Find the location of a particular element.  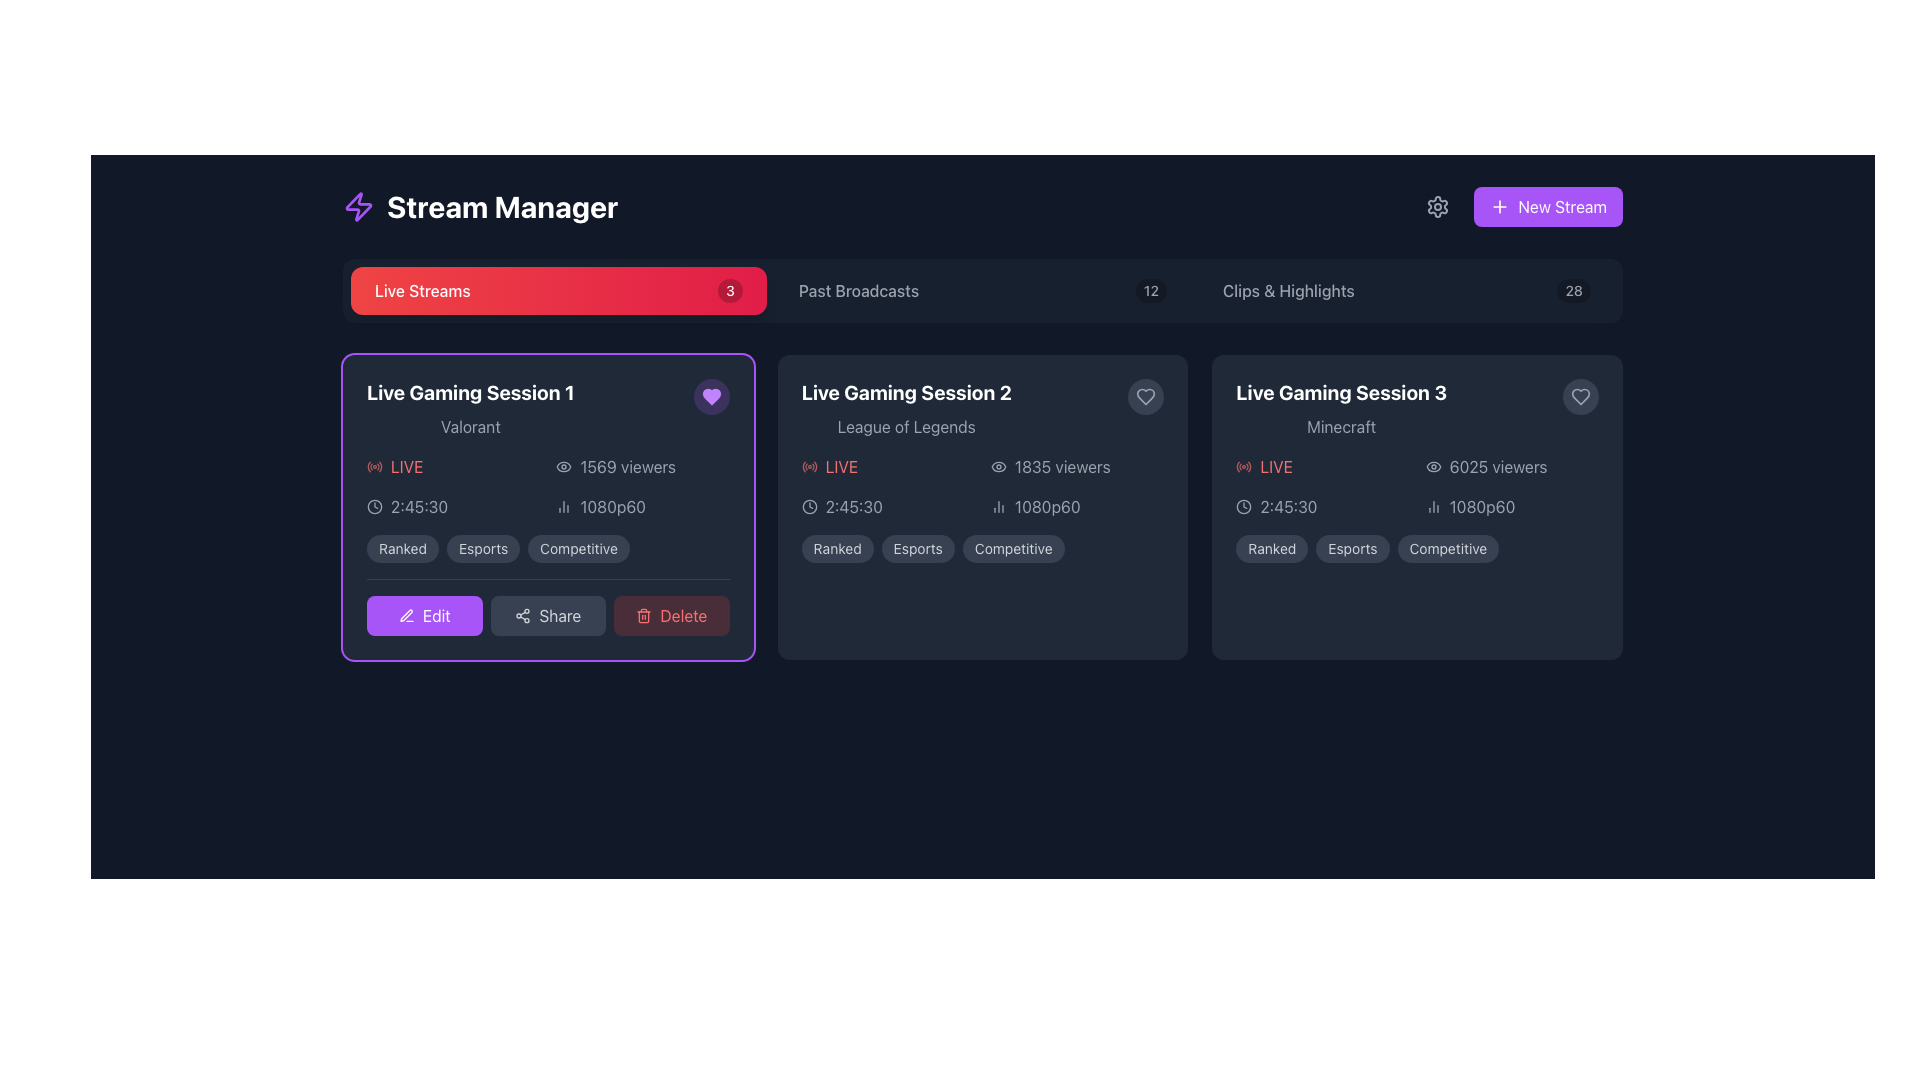

the text label indicating that the gaming session is currently live, located under the title of 'Live Gaming Session 3' in the top-left section of the card is located at coordinates (1275, 466).